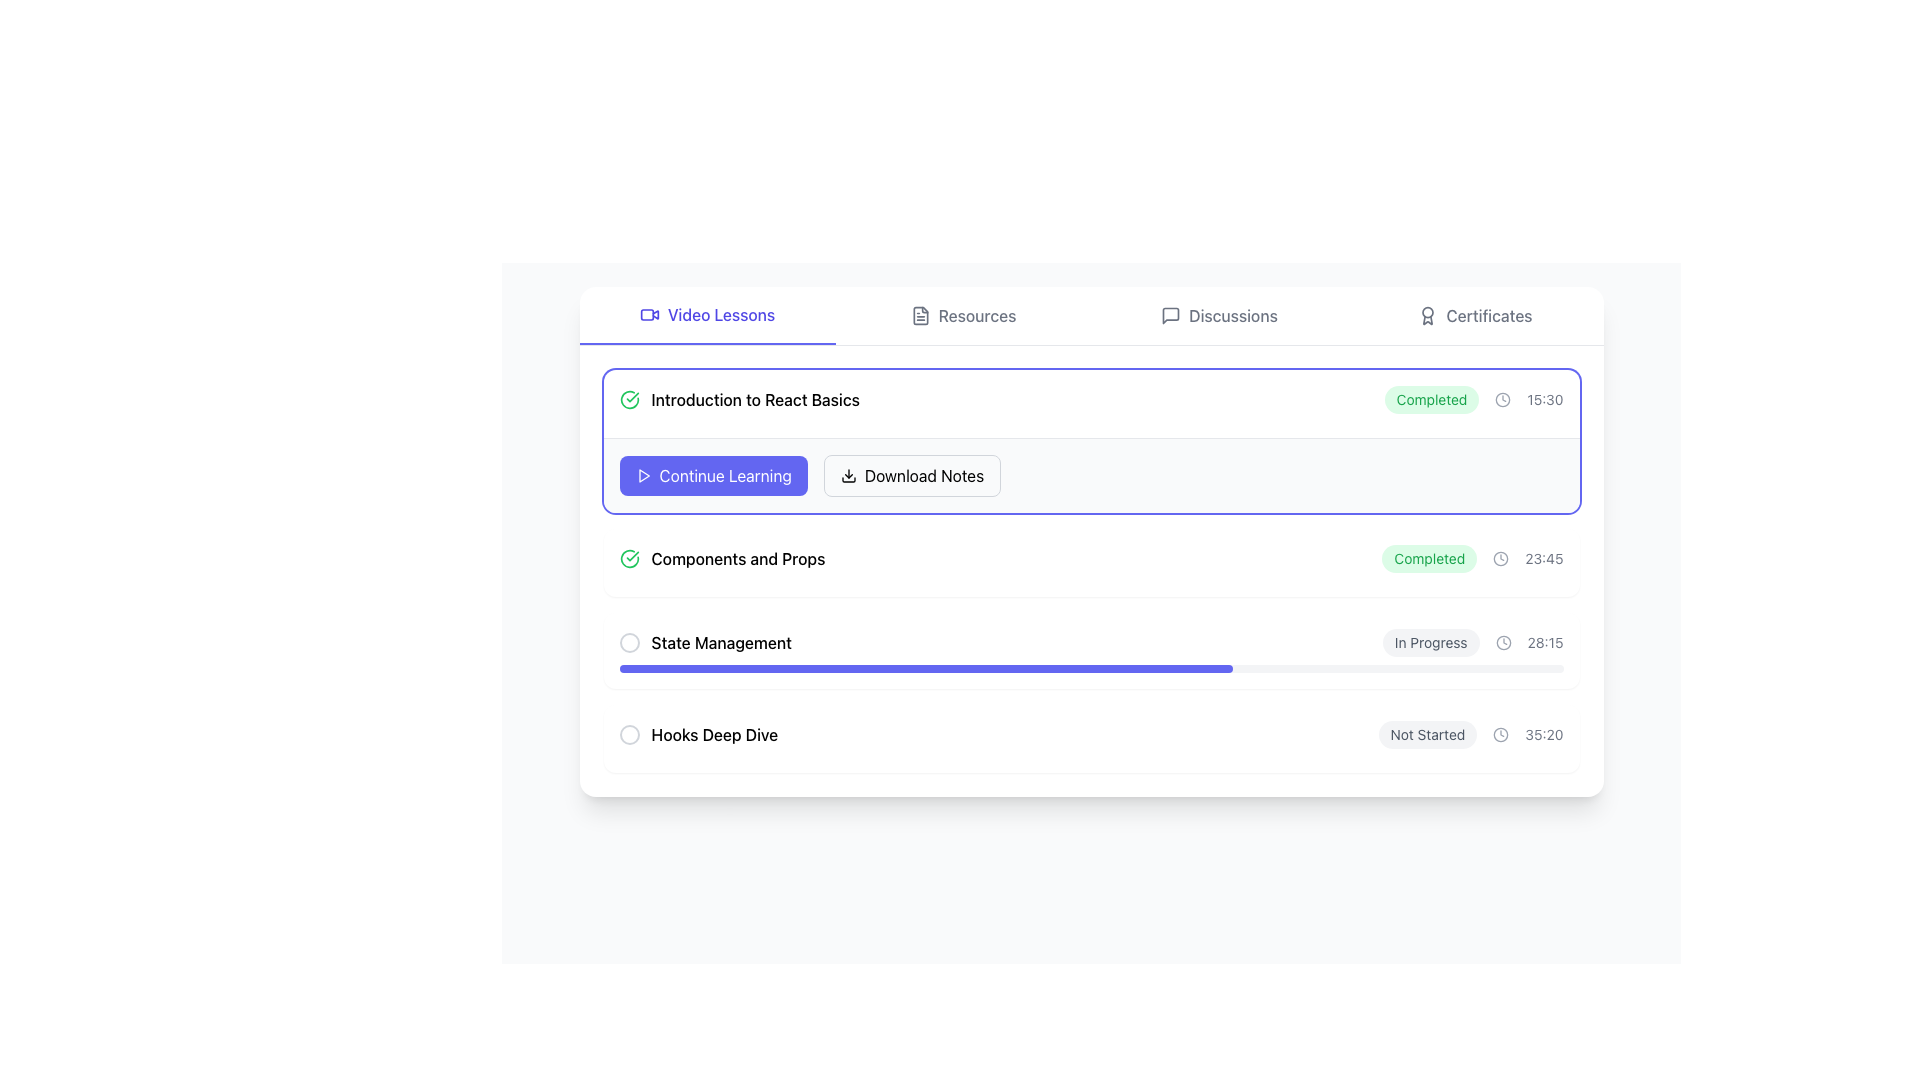 This screenshot has height=1080, width=1920. What do you see at coordinates (1090, 651) in the screenshot?
I see `the Informational panel for the learning module titled 'State Management' that indicates its status as 'In Progress' and has a progress bar underneath` at bounding box center [1090, 651].